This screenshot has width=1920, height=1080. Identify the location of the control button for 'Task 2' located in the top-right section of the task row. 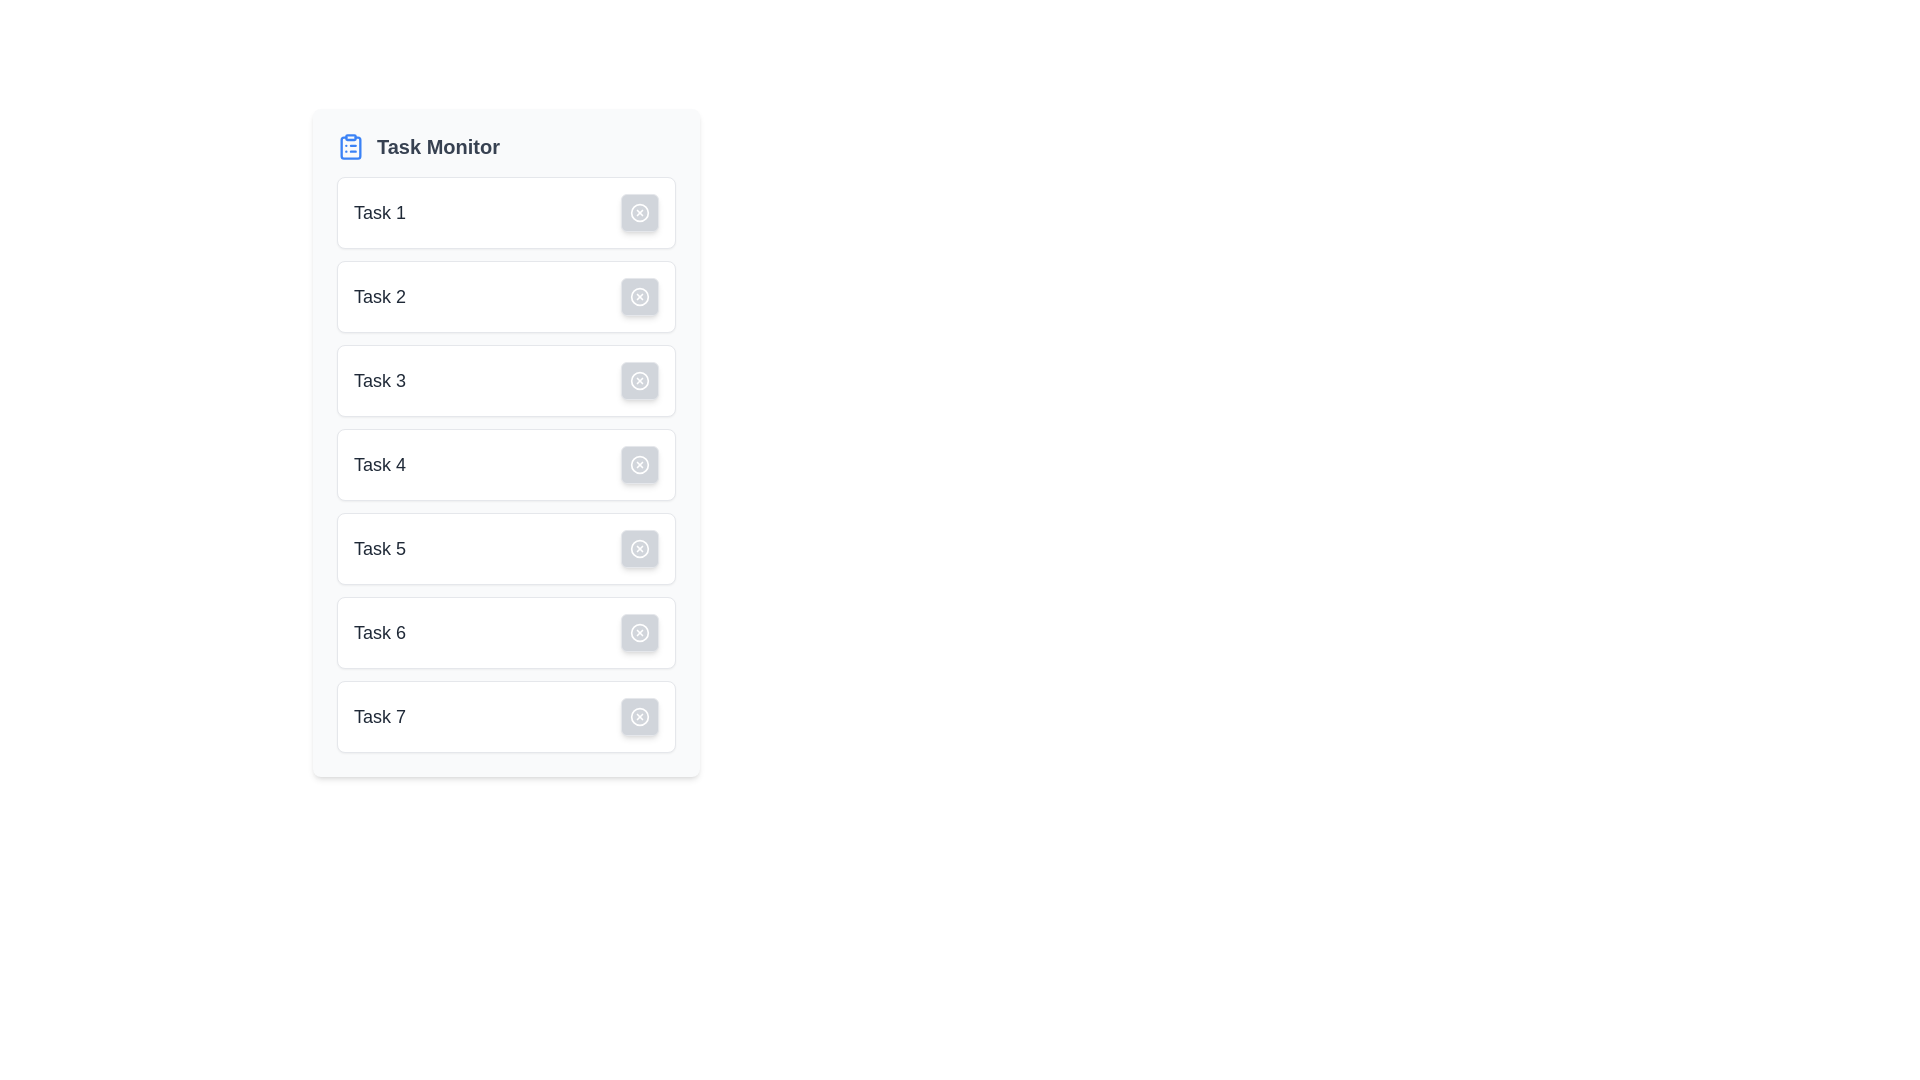
(638, 297).